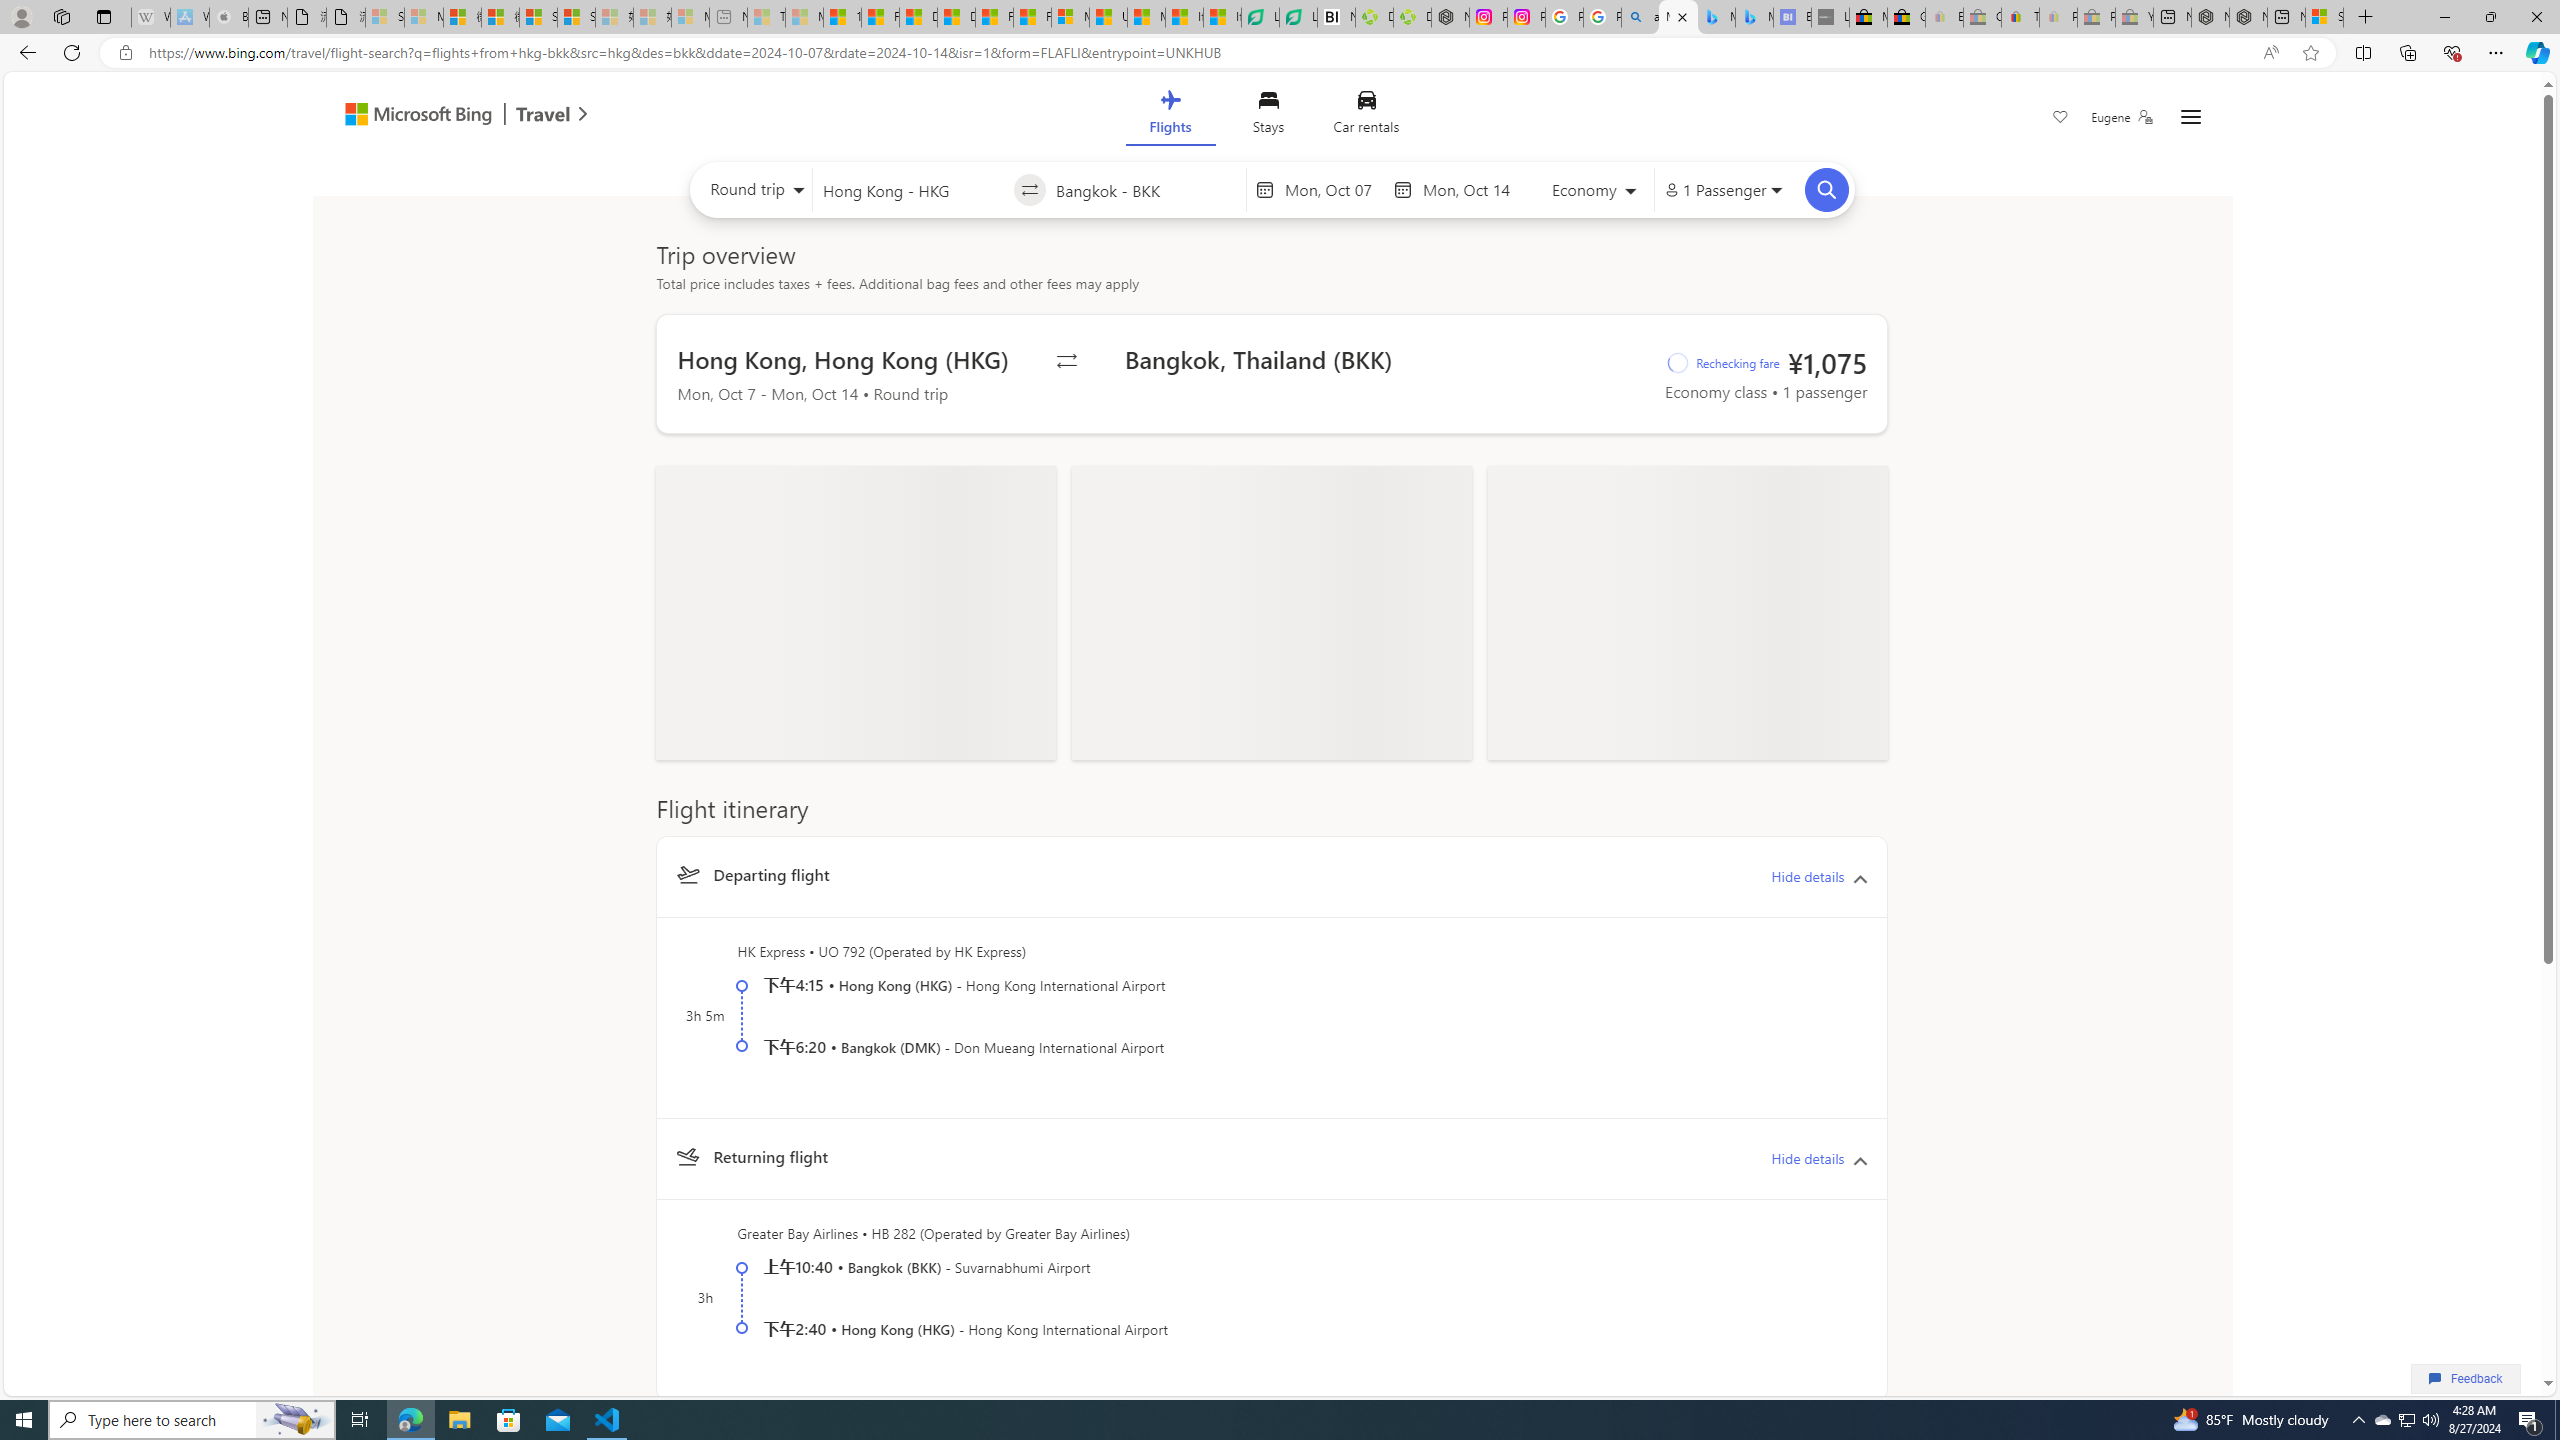 This screenshot has height=1440, width=2560. Describe the element at coordinates (2021, 16) in the screenshot. I see `'Threats and offensive language policy | eBay'` at that location.